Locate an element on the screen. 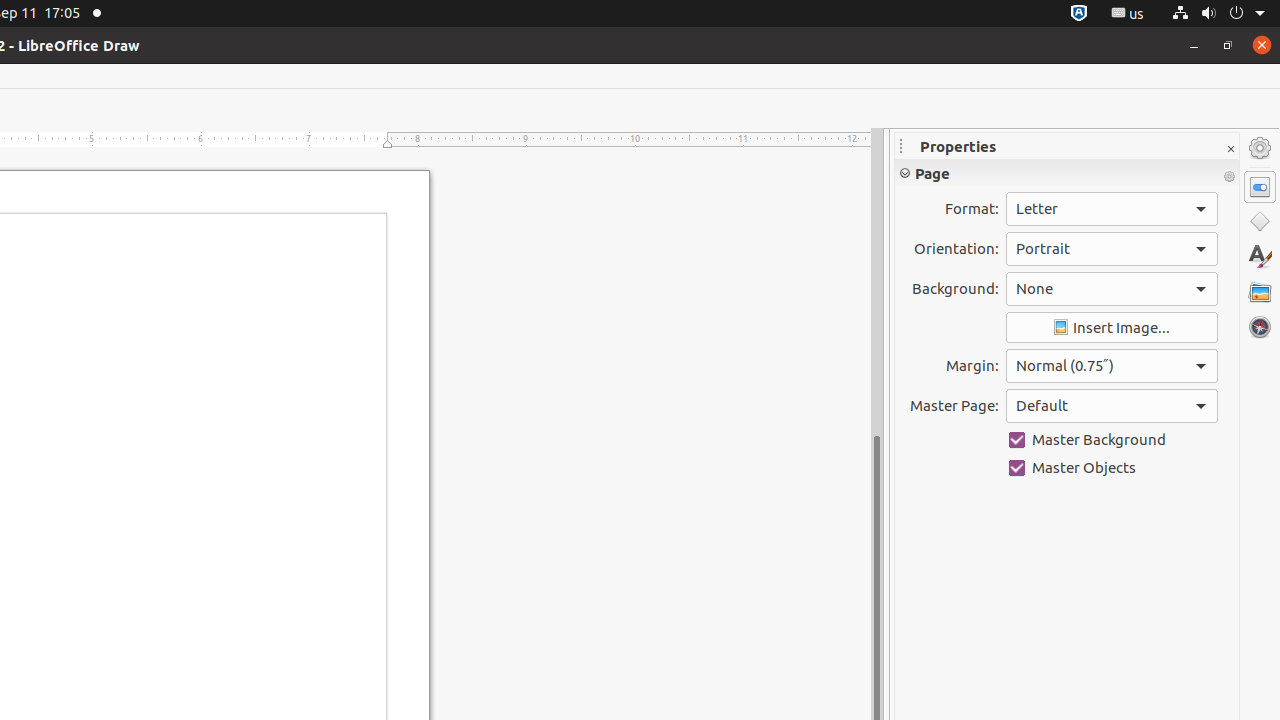 The height and width of the screenshot is (720, 1280). 'Master Objects' is located at coordinates (1110, 468).